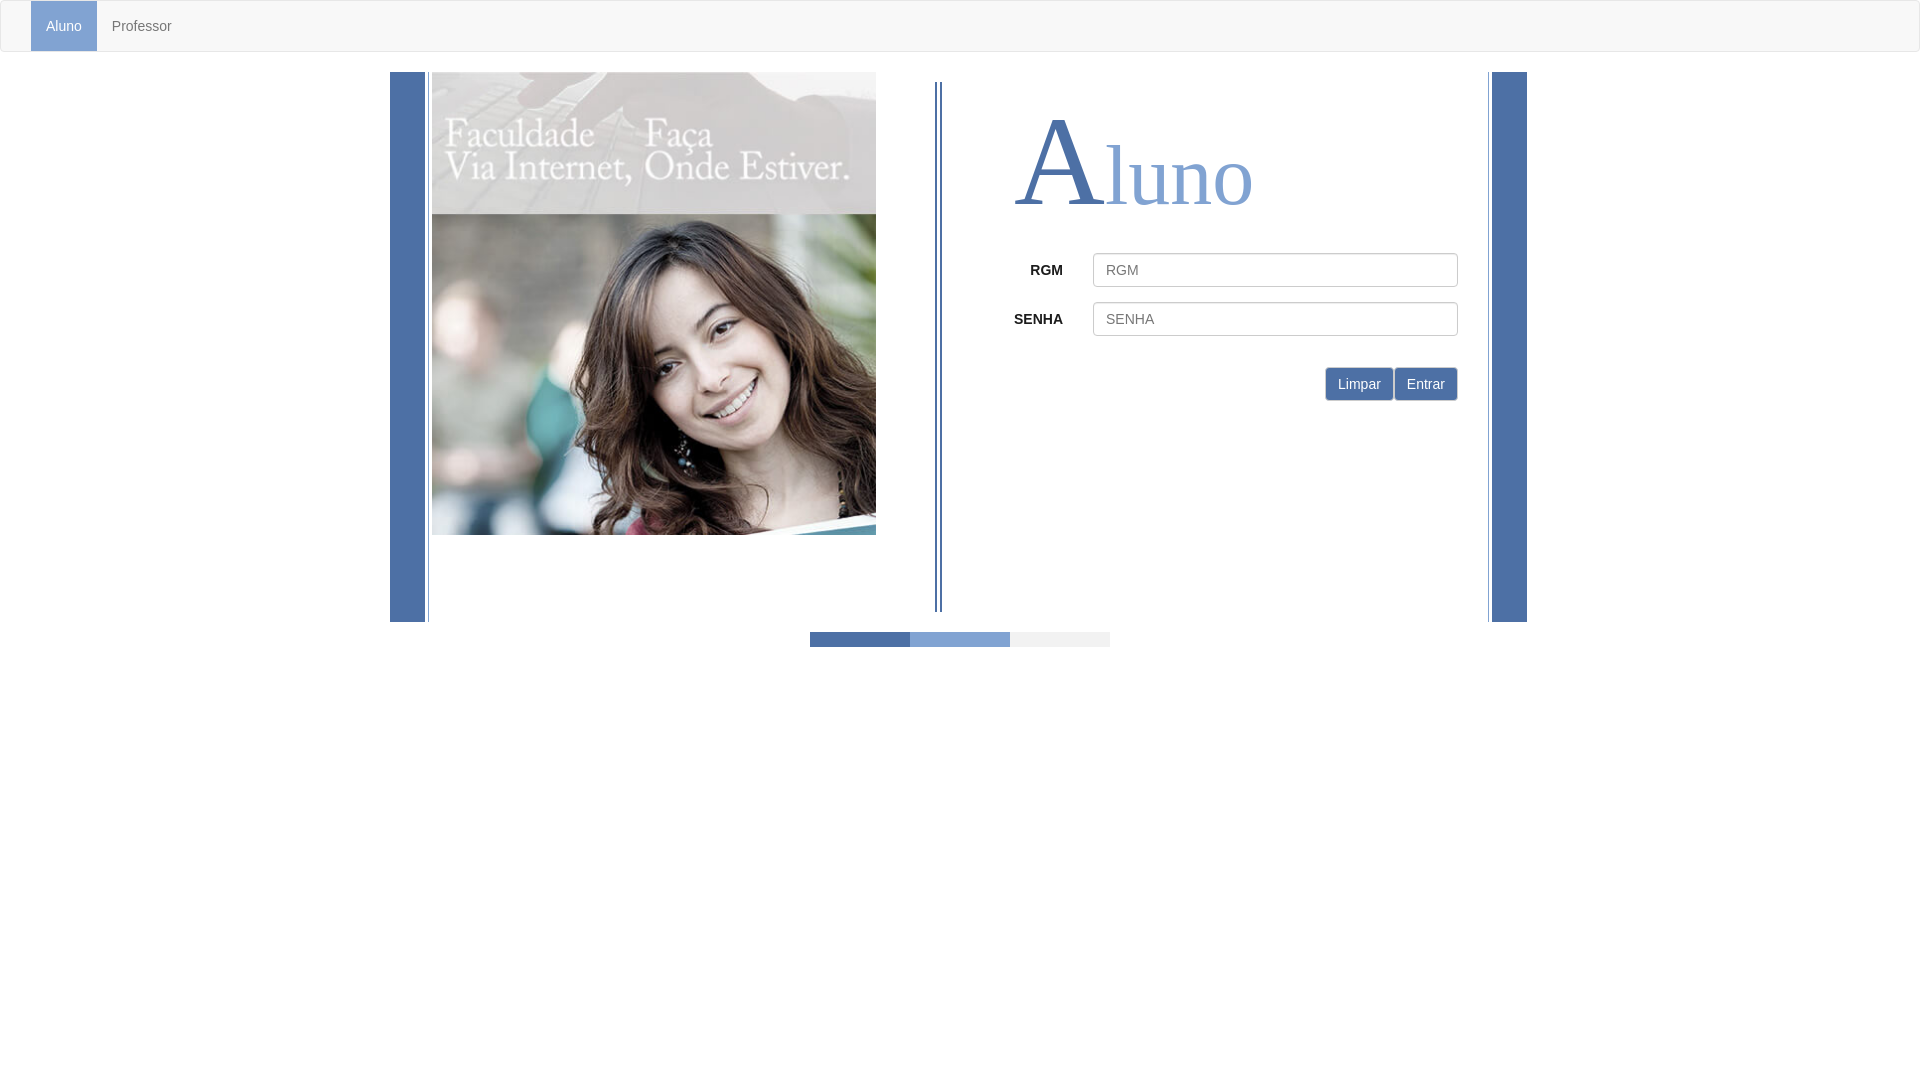  I want to click on 'Entrar', so click(1424, 384).